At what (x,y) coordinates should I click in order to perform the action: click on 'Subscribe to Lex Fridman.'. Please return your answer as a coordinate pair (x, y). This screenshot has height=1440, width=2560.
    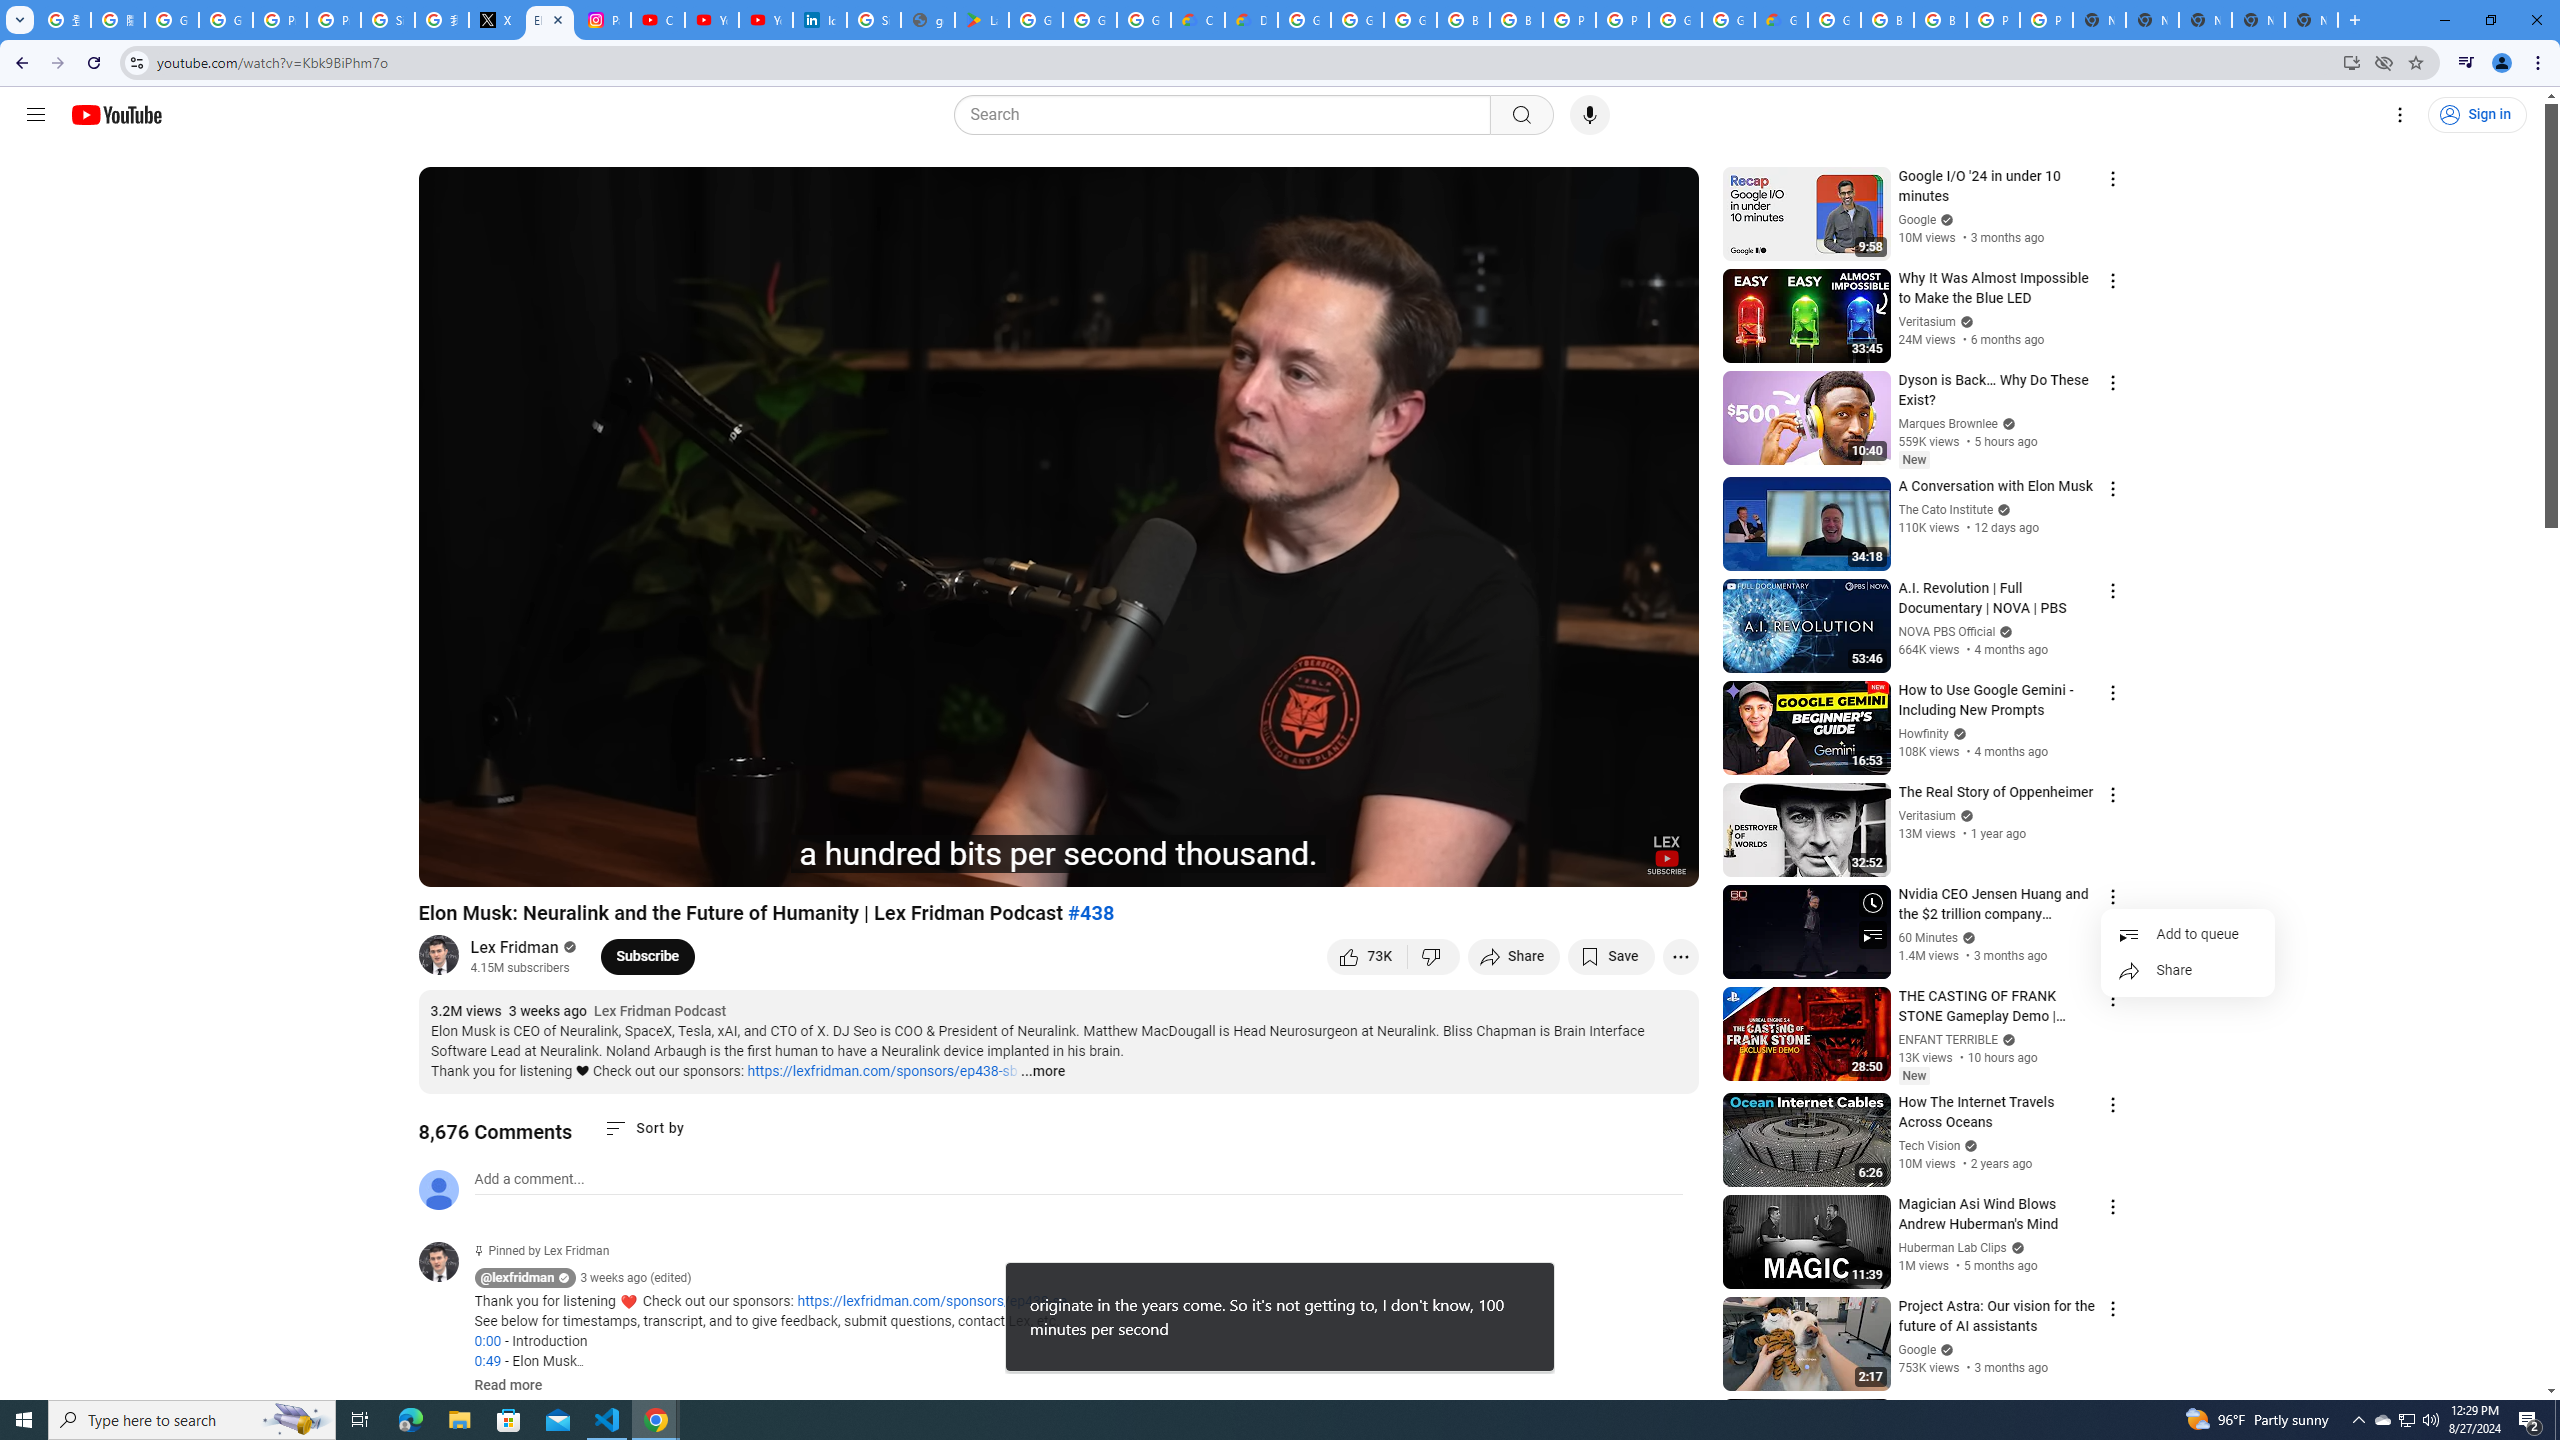
    Looking at the image, I should click on (647, 955).